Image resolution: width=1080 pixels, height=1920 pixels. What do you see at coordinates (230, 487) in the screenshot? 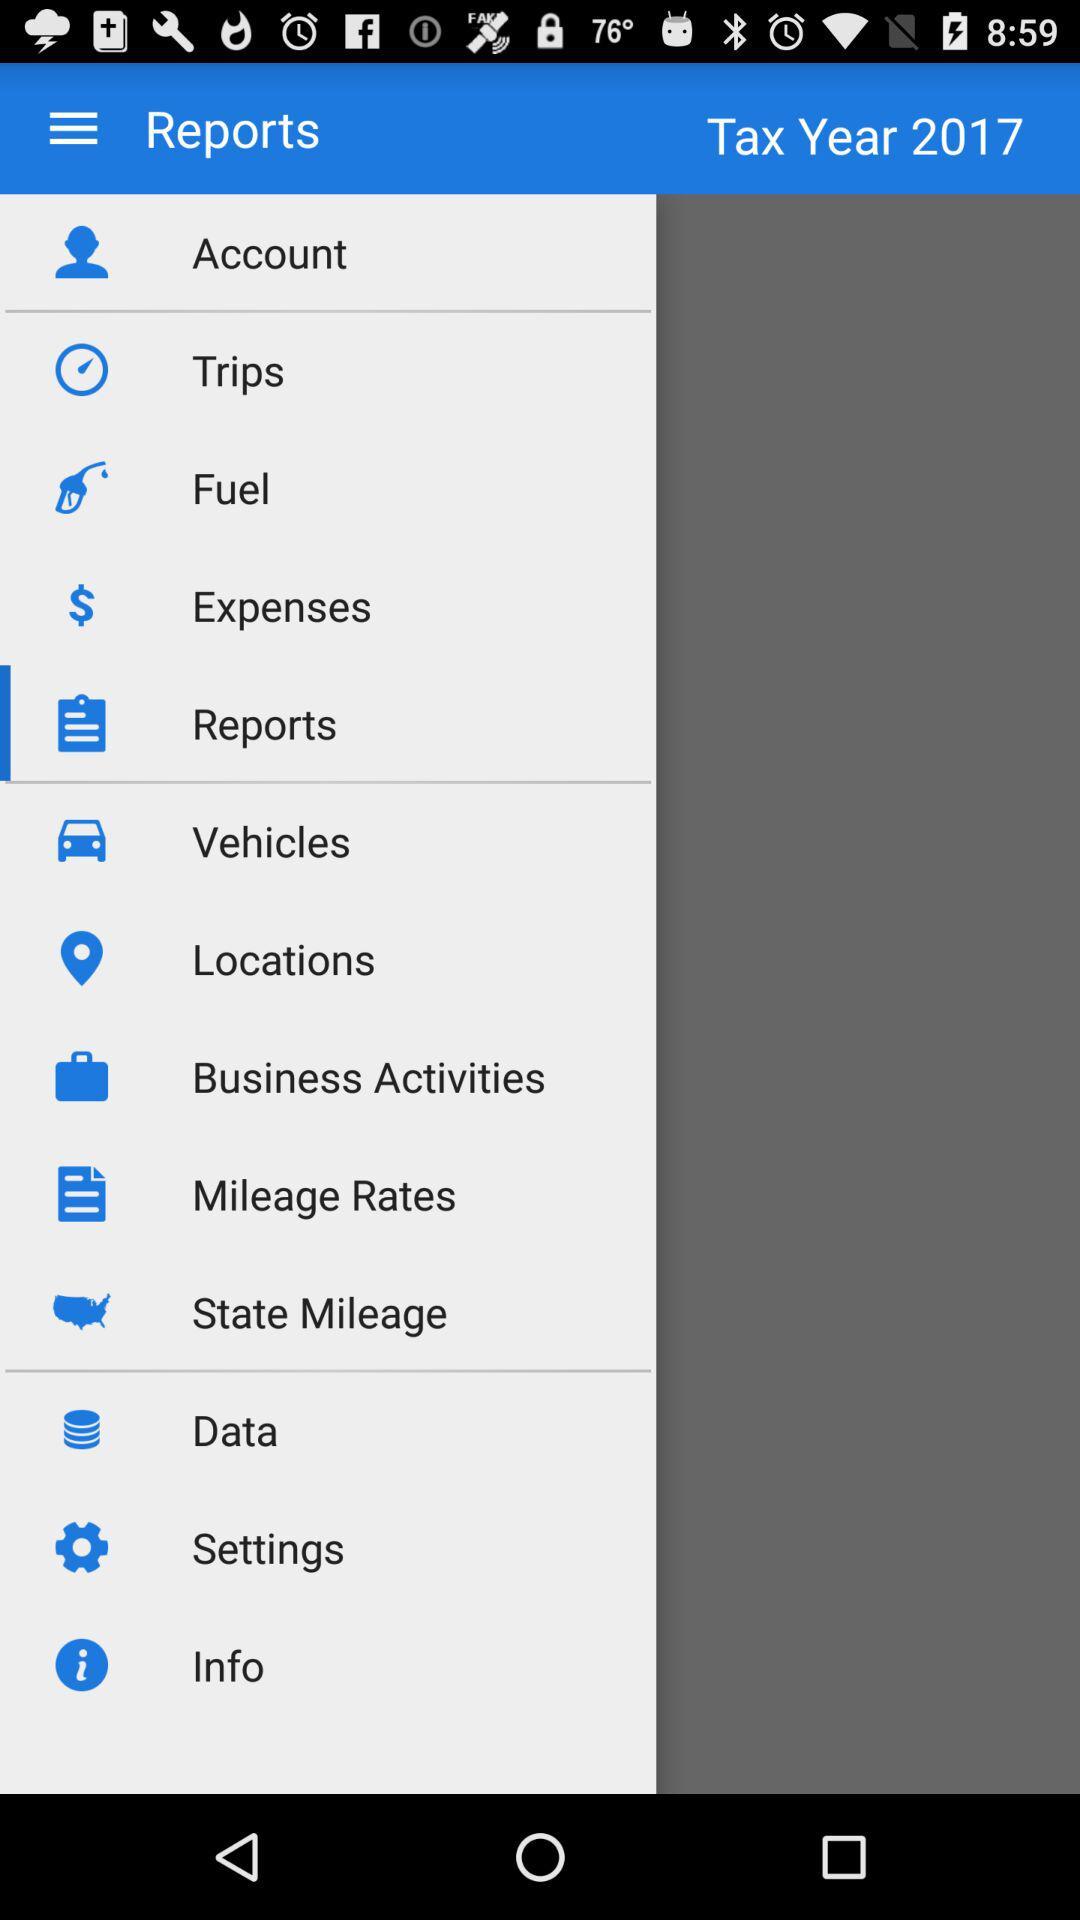
I see `the fuel item` at bounding box center [230, 487].